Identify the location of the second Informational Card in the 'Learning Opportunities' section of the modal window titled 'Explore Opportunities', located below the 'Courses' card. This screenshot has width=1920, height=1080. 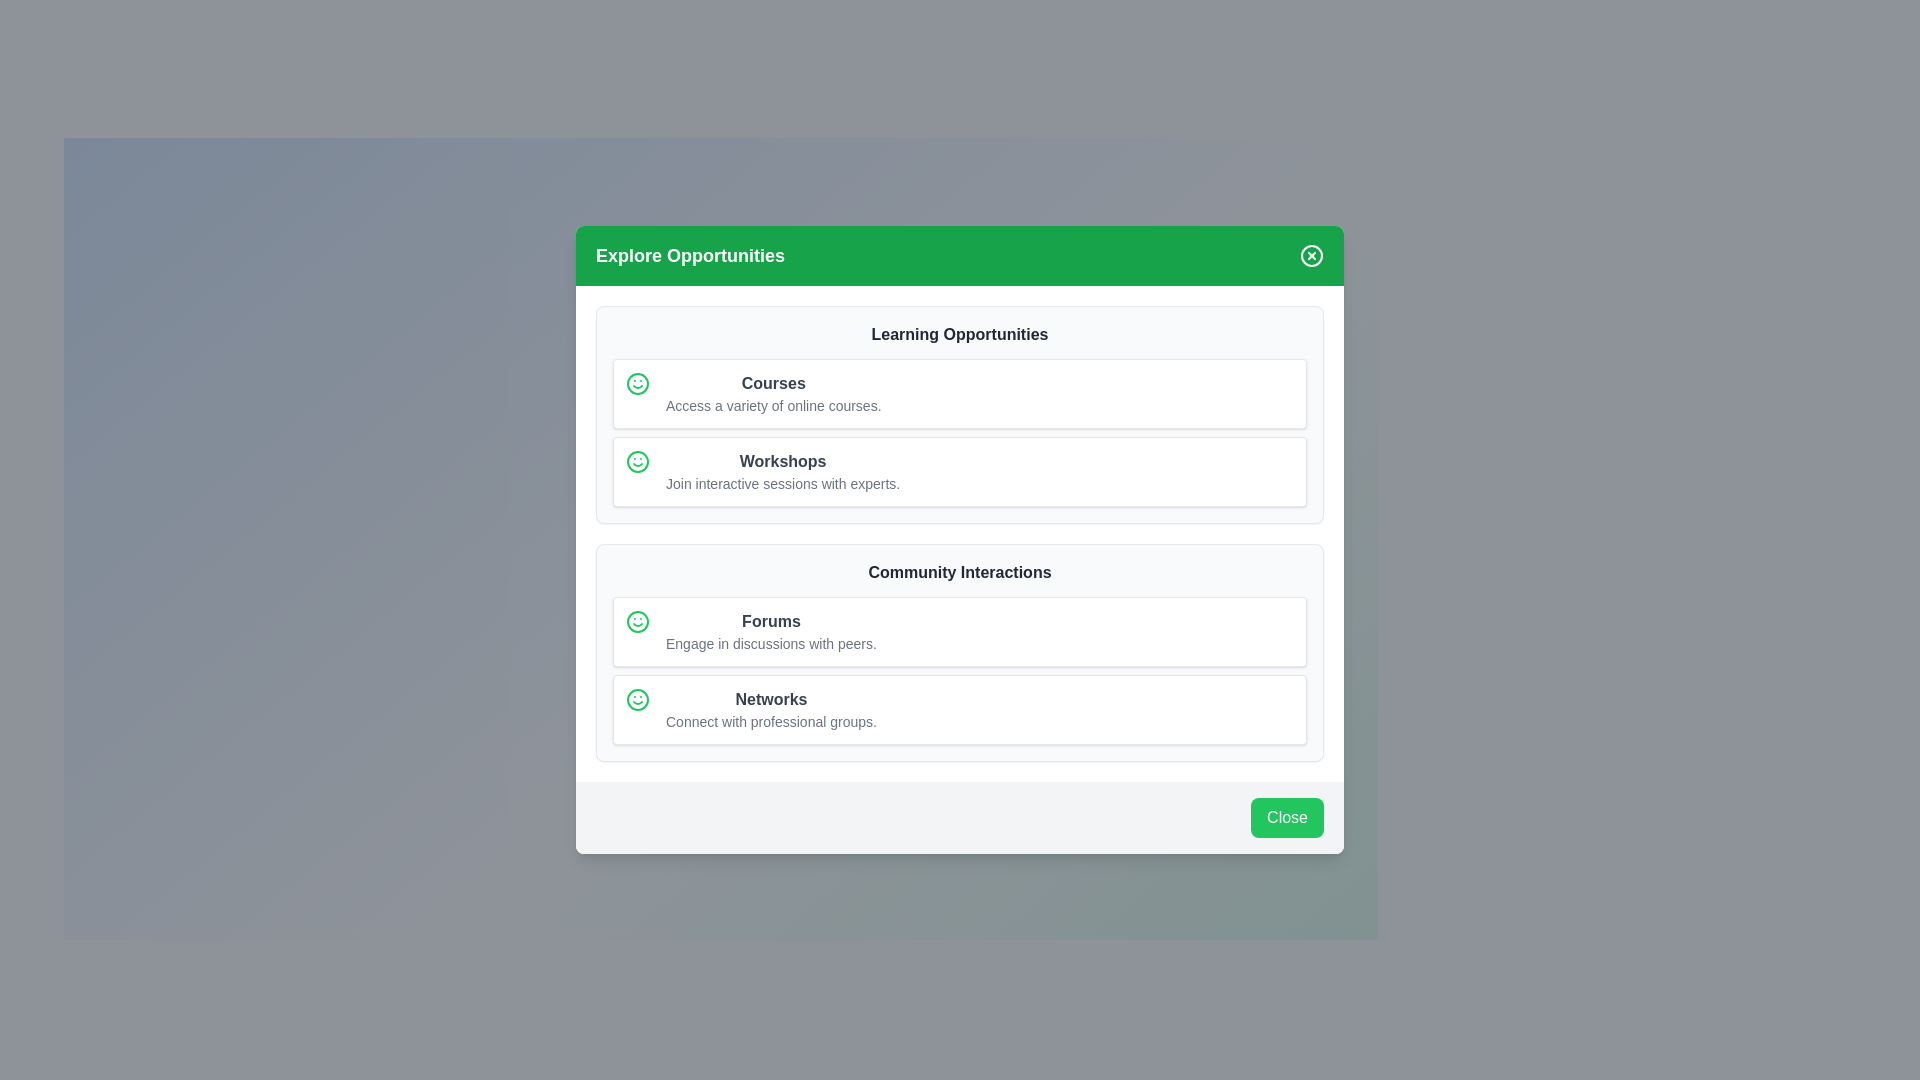
(960, 471).